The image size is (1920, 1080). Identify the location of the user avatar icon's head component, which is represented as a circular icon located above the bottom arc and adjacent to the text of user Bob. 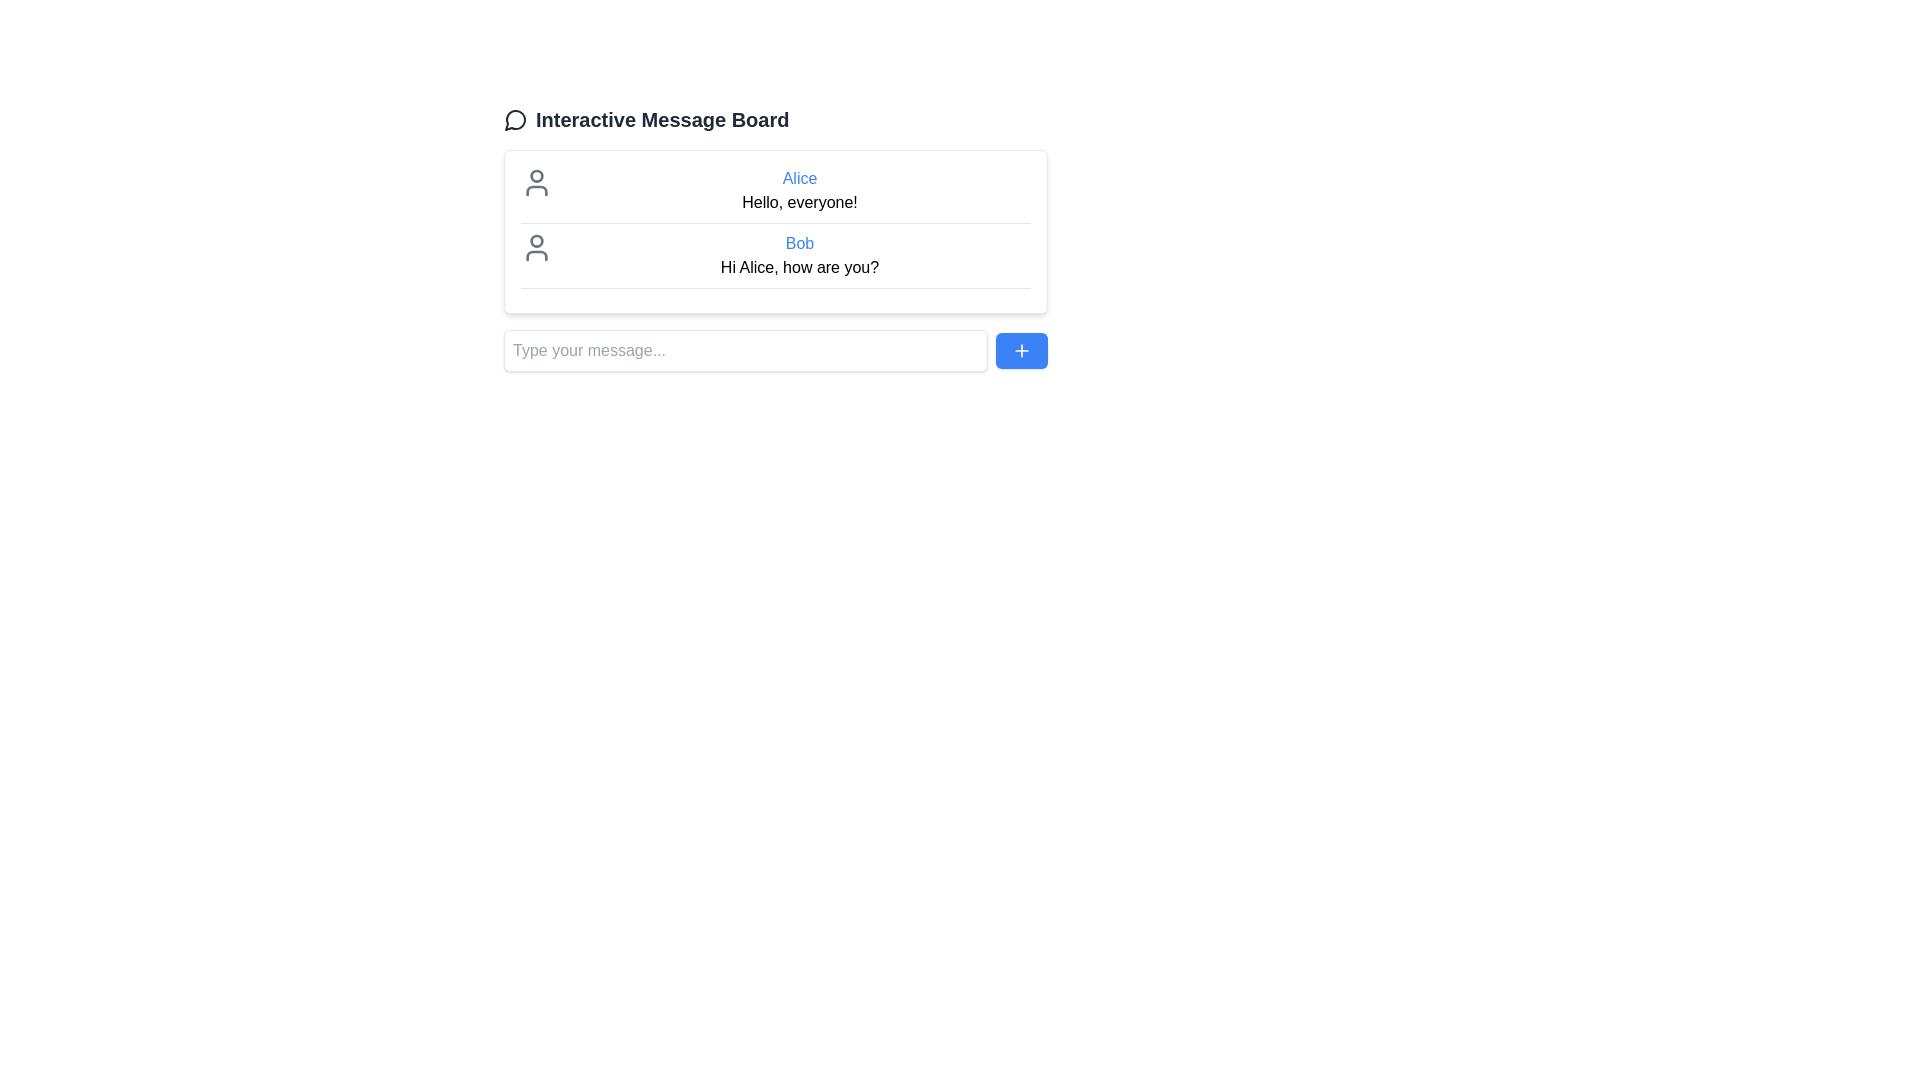
(537, 239).